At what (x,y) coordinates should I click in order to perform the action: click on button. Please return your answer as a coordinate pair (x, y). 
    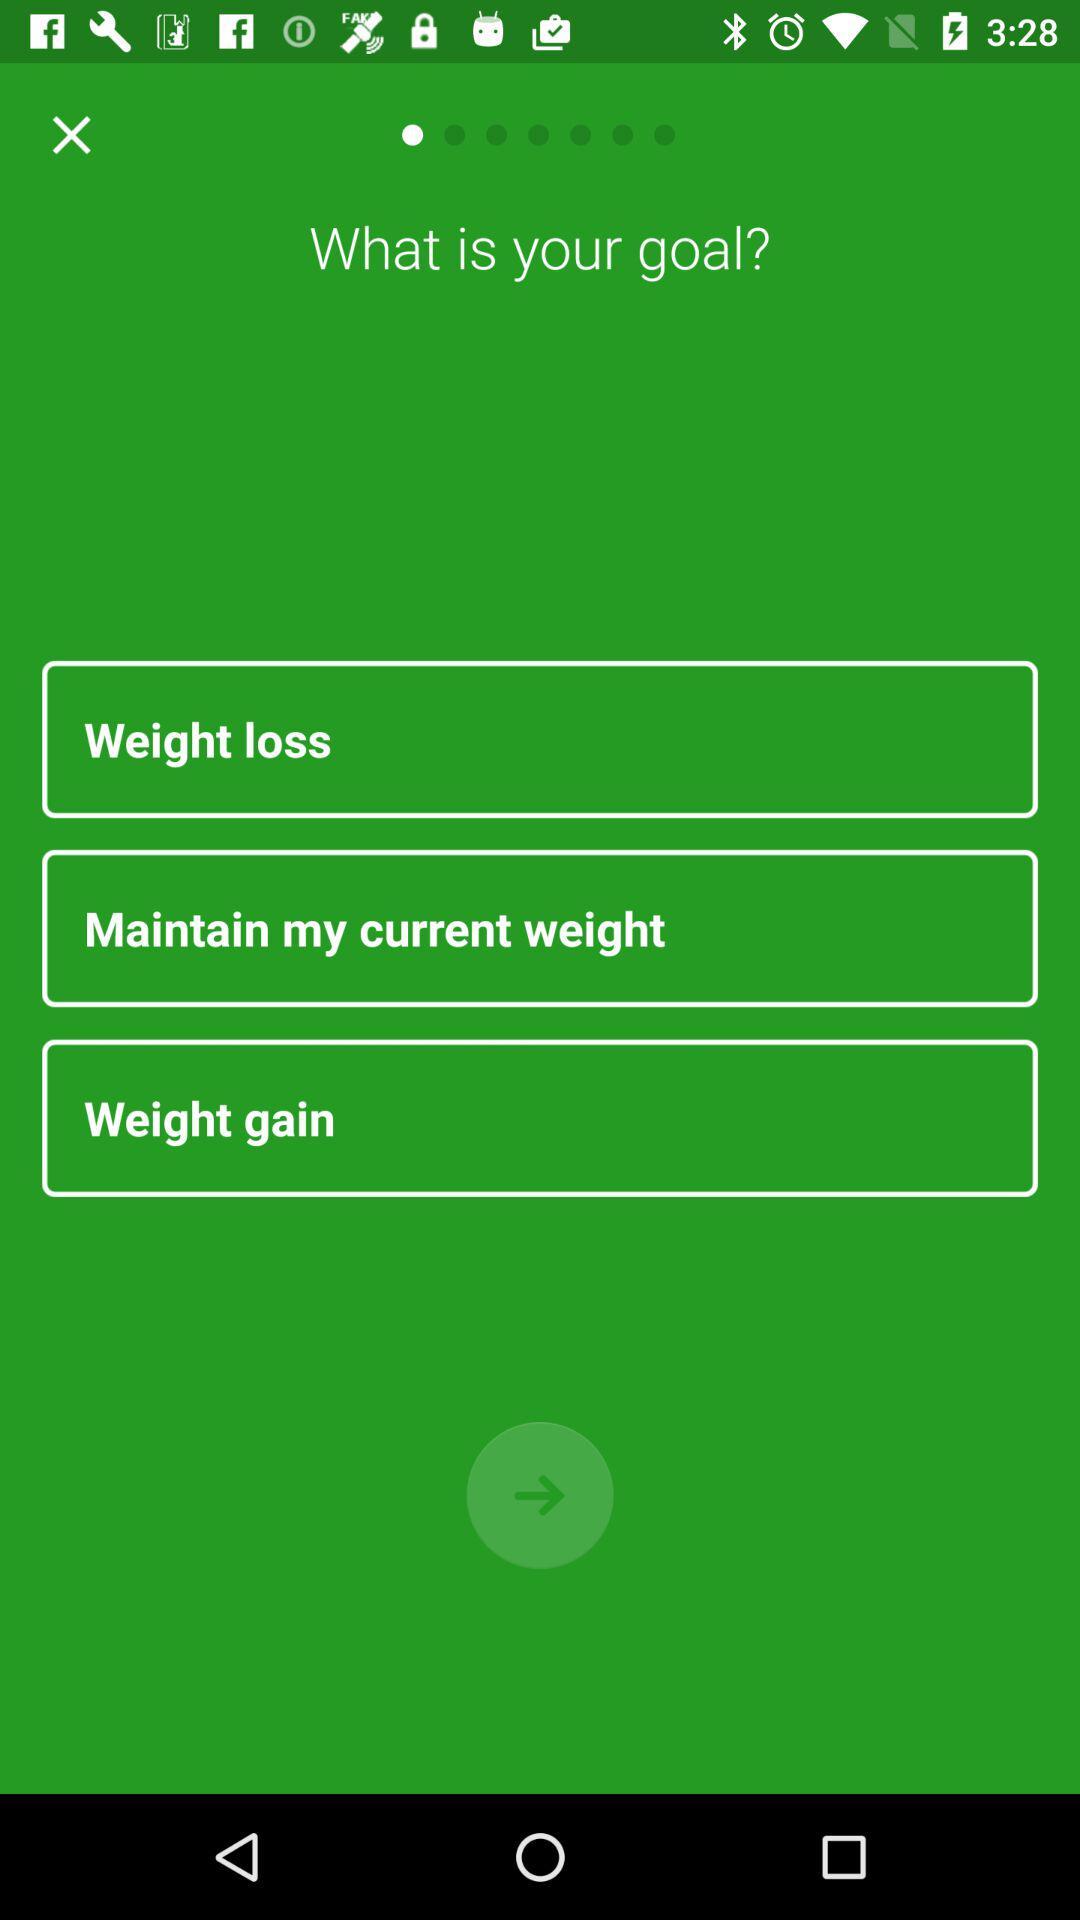
    Looking at the image, I should click on (63, 134).